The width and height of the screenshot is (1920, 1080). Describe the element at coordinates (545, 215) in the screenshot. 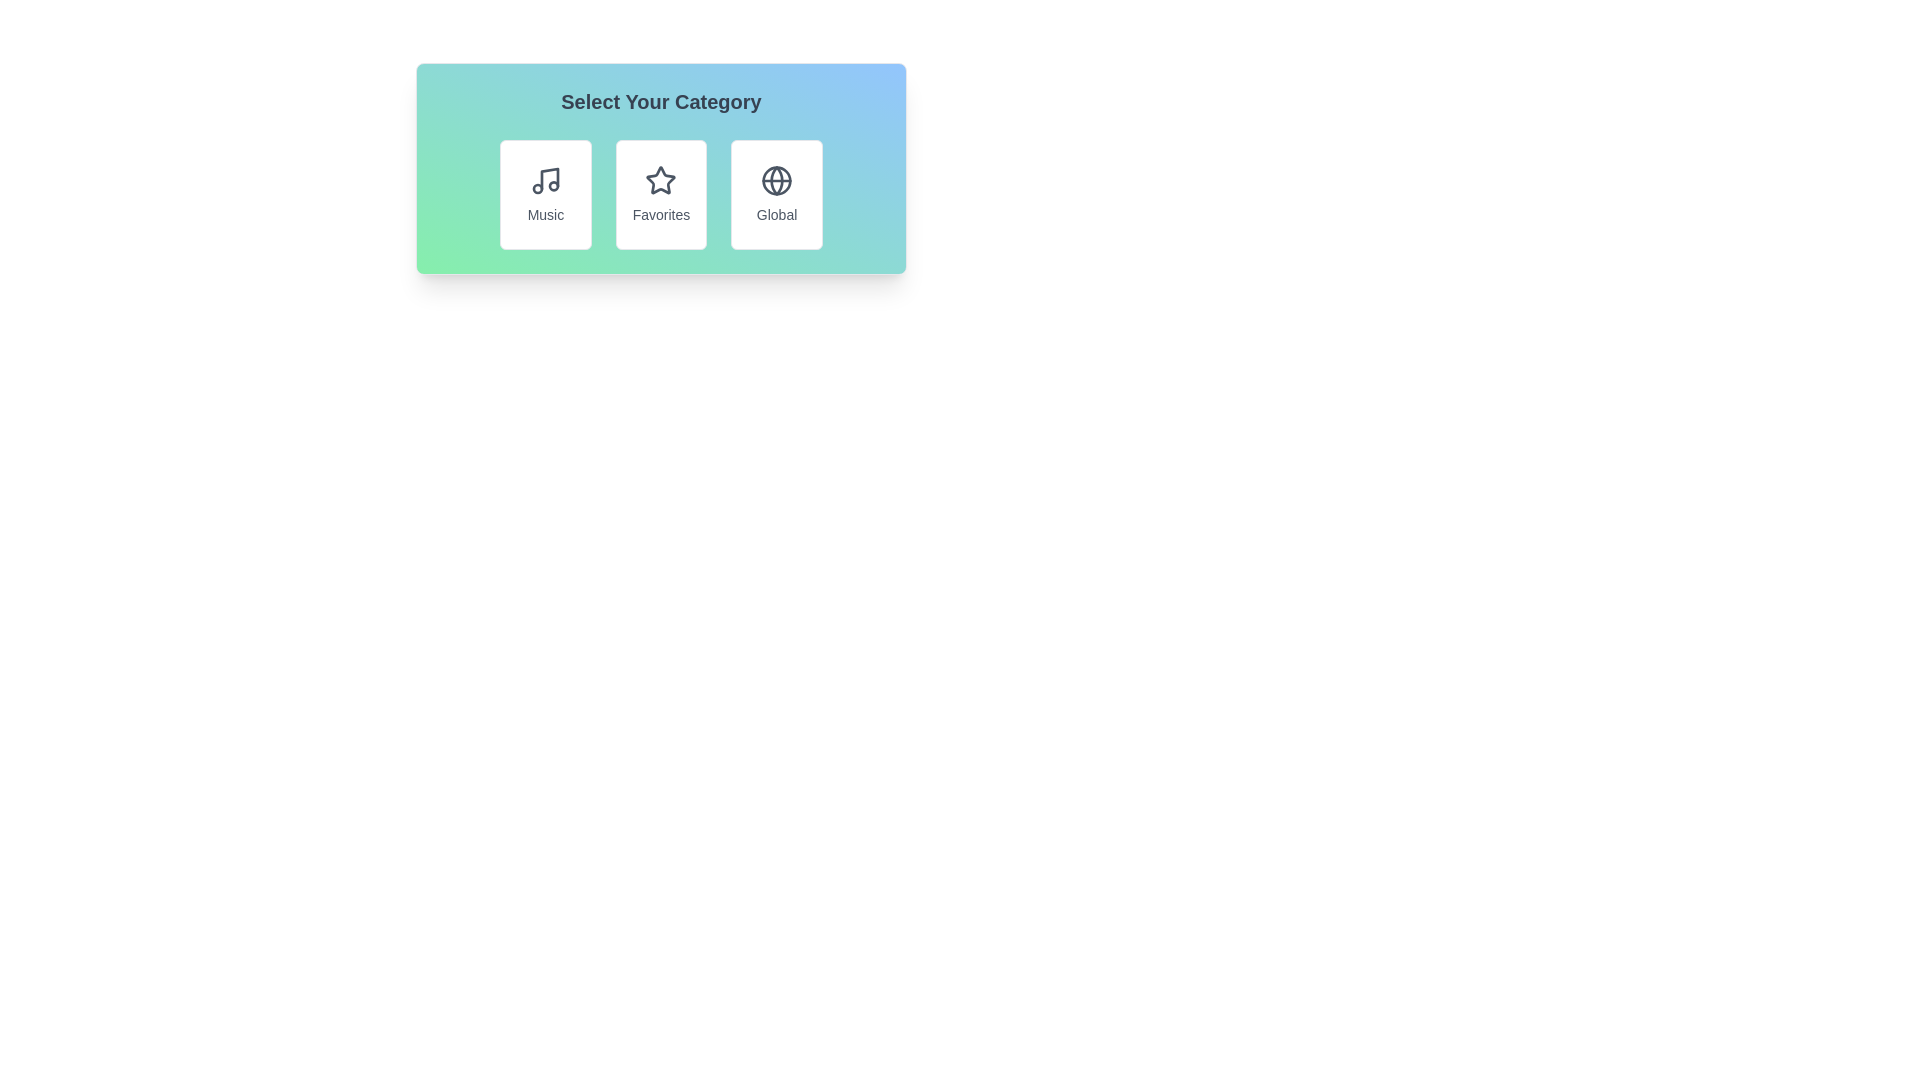

I see `the 'Music' text label located below the music icon in the first card of the 'Select Your Category' section` at that location.